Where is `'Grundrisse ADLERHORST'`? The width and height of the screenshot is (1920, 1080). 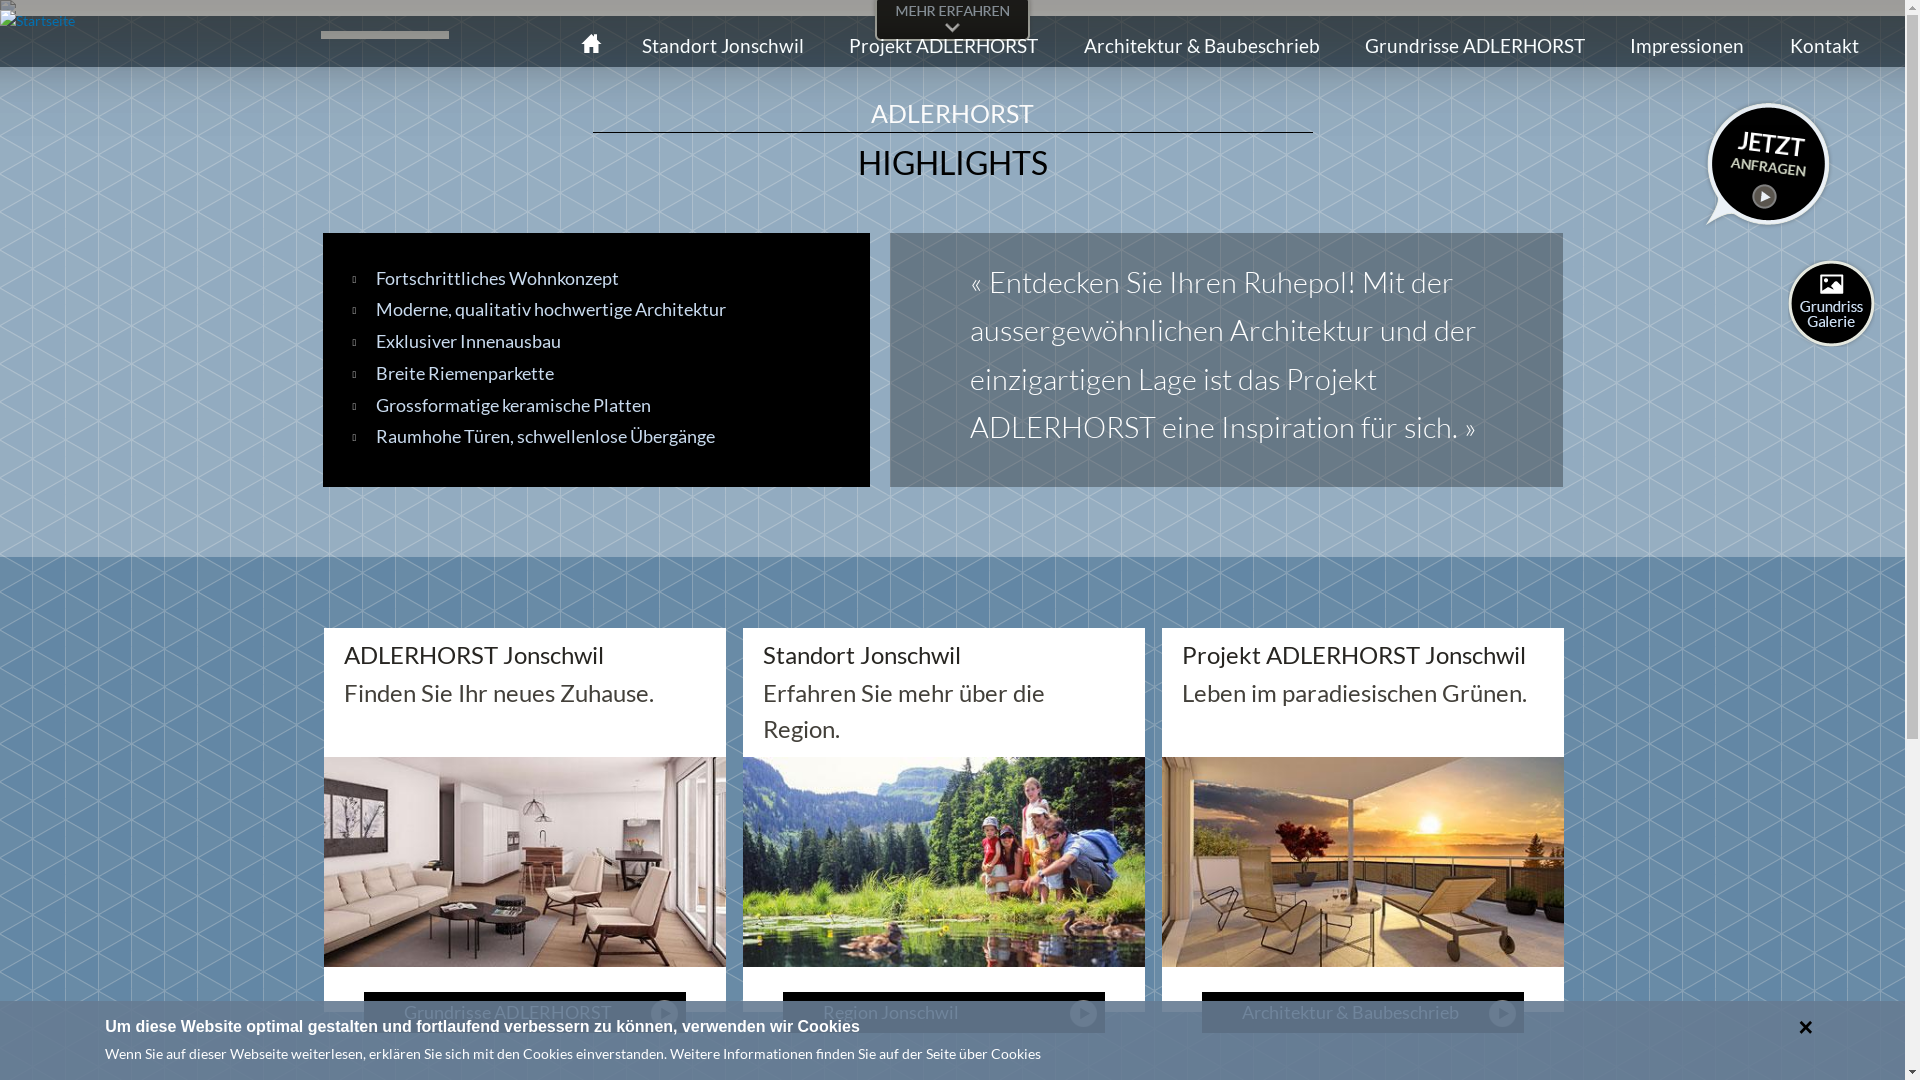 'Grundrisse ADLERHORST' is located at coordinates (524, 1012).